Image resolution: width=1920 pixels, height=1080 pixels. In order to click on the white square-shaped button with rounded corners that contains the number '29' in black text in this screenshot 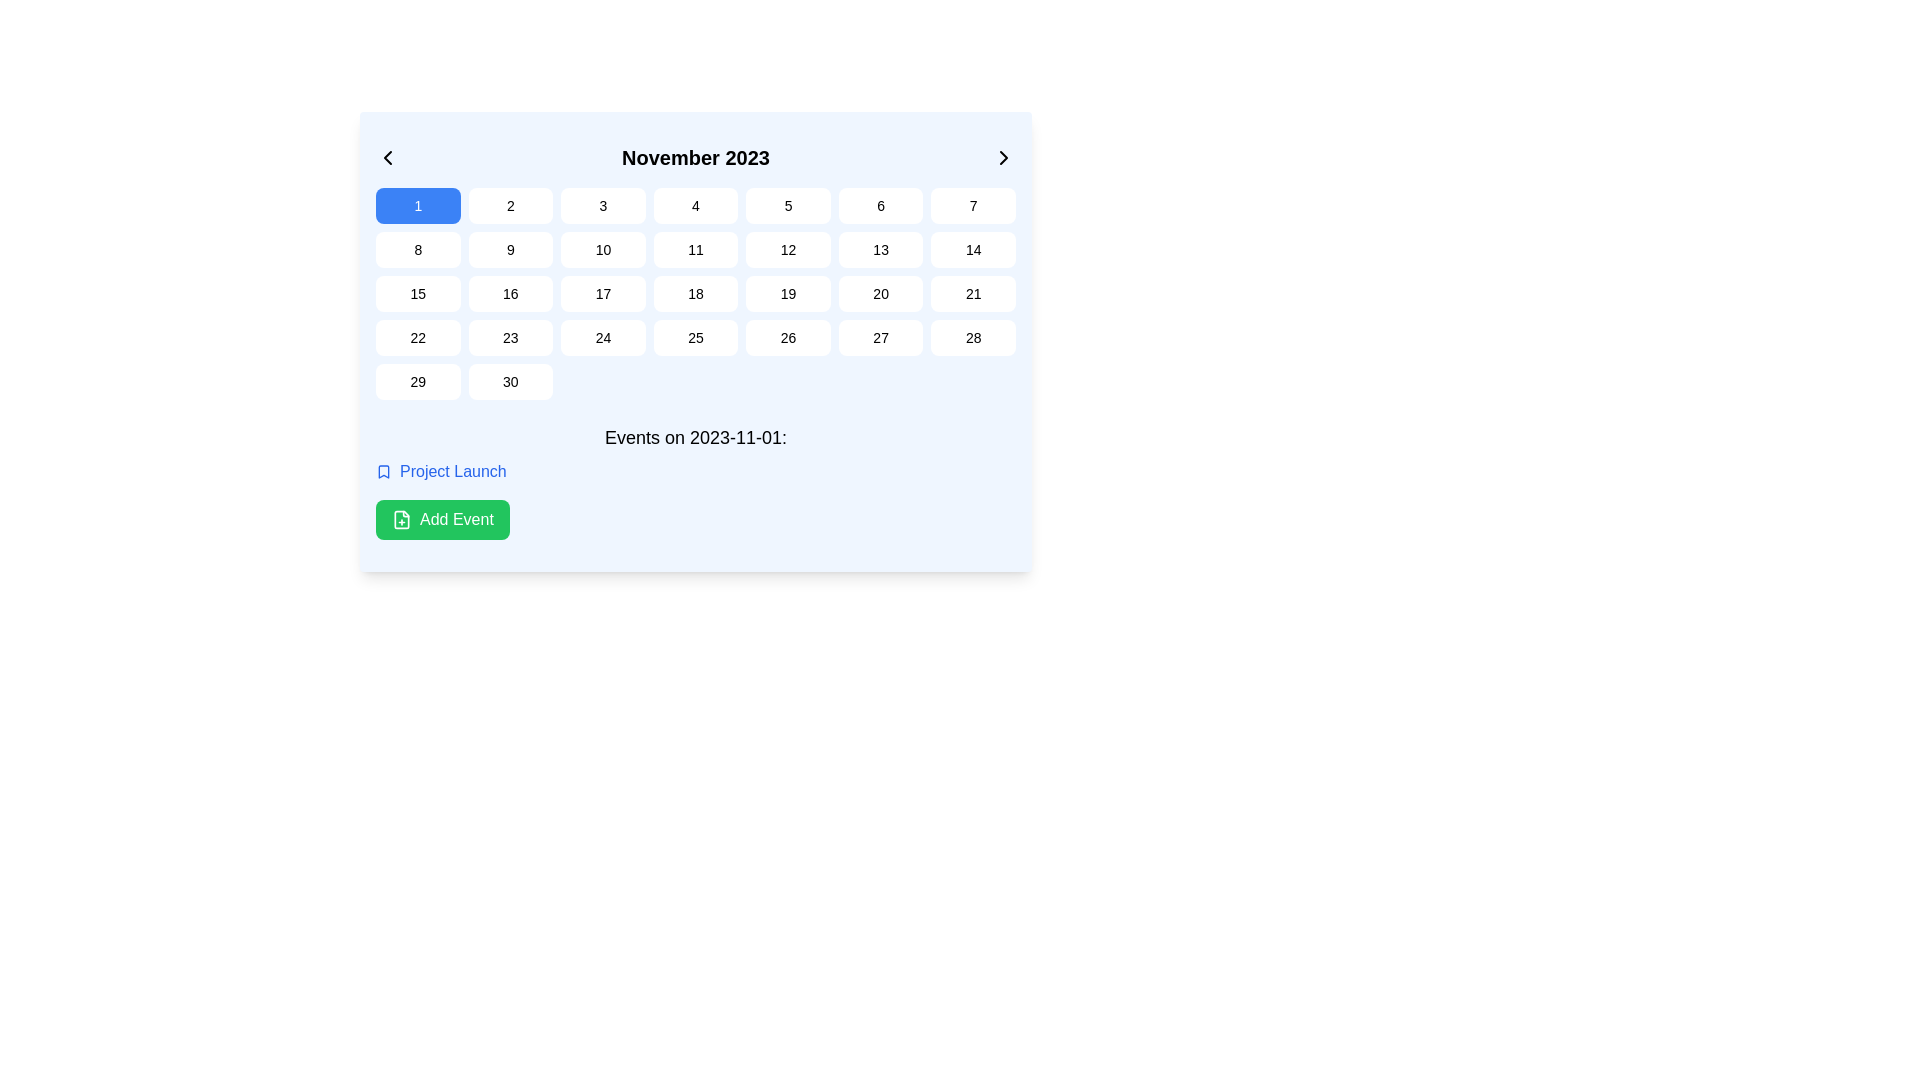, I will do `click(417, 381)`.